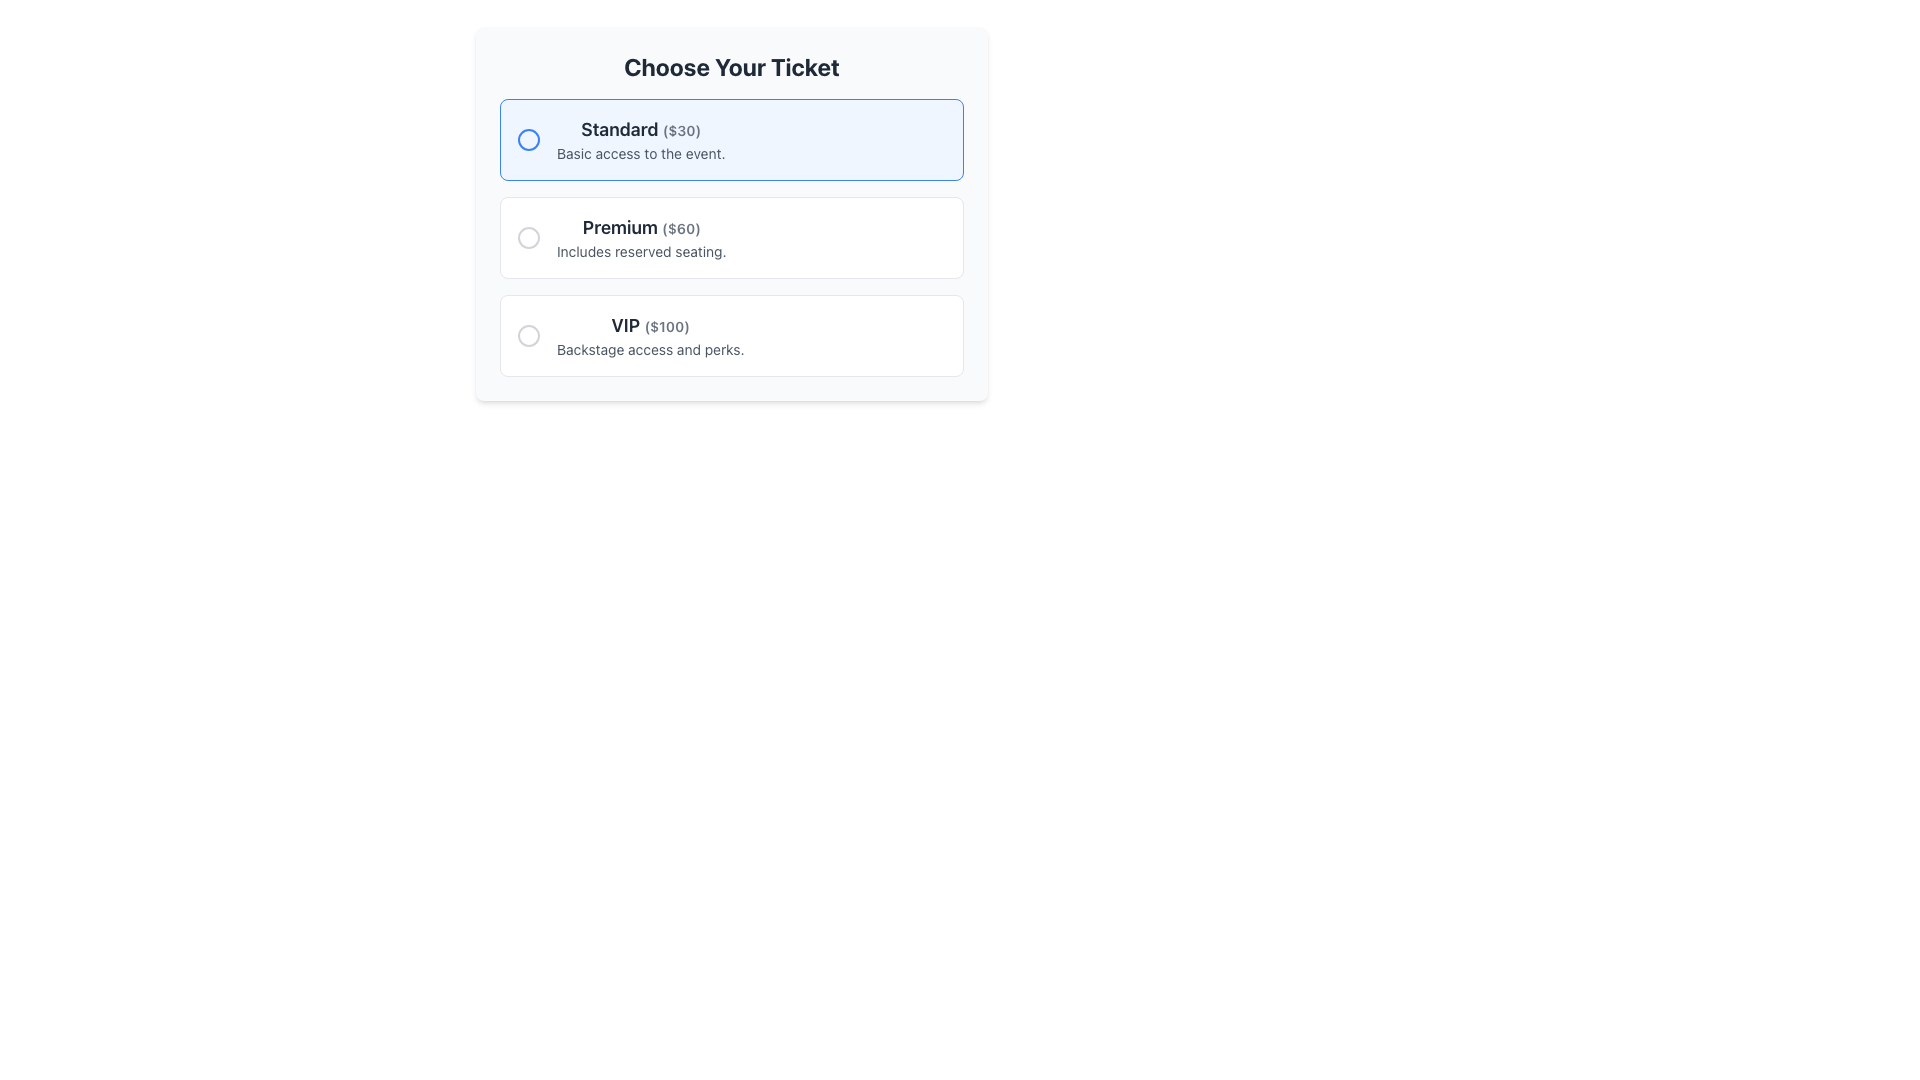  What do you see at coordinates (641, 250) in the screenshot?
I see `text content of the description providing additional information about the 'Premium' ticket option, located below the 'Premium ($60)' title` at bounding box center [641, 250].